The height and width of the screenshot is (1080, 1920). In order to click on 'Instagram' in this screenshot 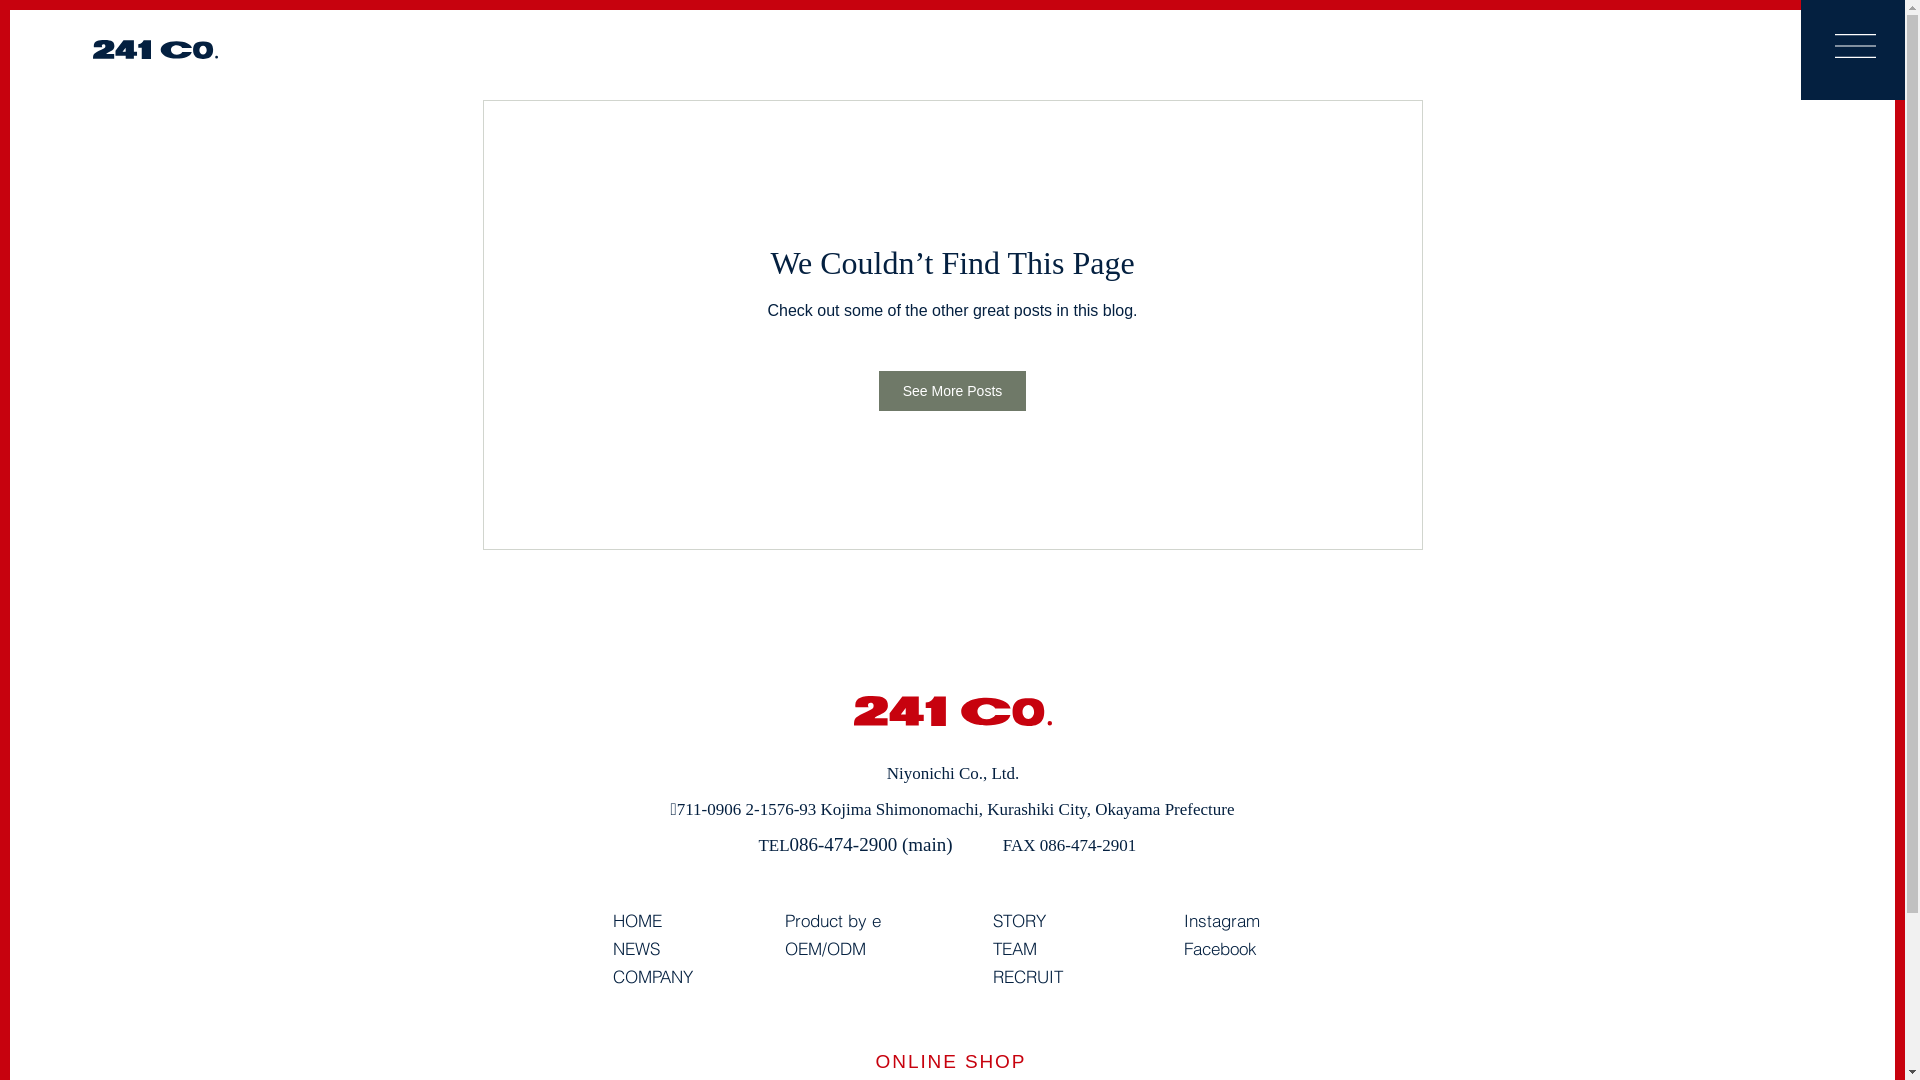, I will do `click(1221, 921)`.